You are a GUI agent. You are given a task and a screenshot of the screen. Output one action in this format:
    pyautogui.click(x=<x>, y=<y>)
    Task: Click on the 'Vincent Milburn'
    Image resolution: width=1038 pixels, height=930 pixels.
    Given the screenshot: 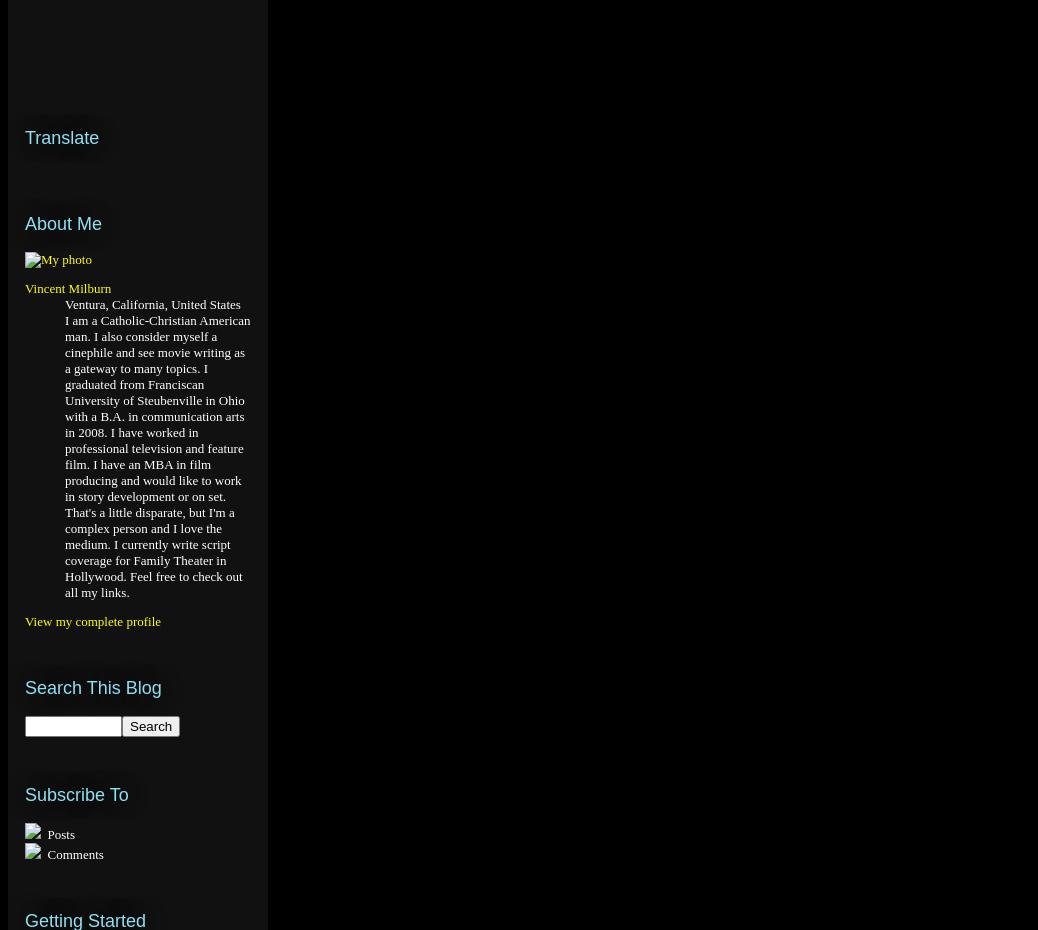 What is the action you would take?
    pyautogui.click(x=66, y=288)
    